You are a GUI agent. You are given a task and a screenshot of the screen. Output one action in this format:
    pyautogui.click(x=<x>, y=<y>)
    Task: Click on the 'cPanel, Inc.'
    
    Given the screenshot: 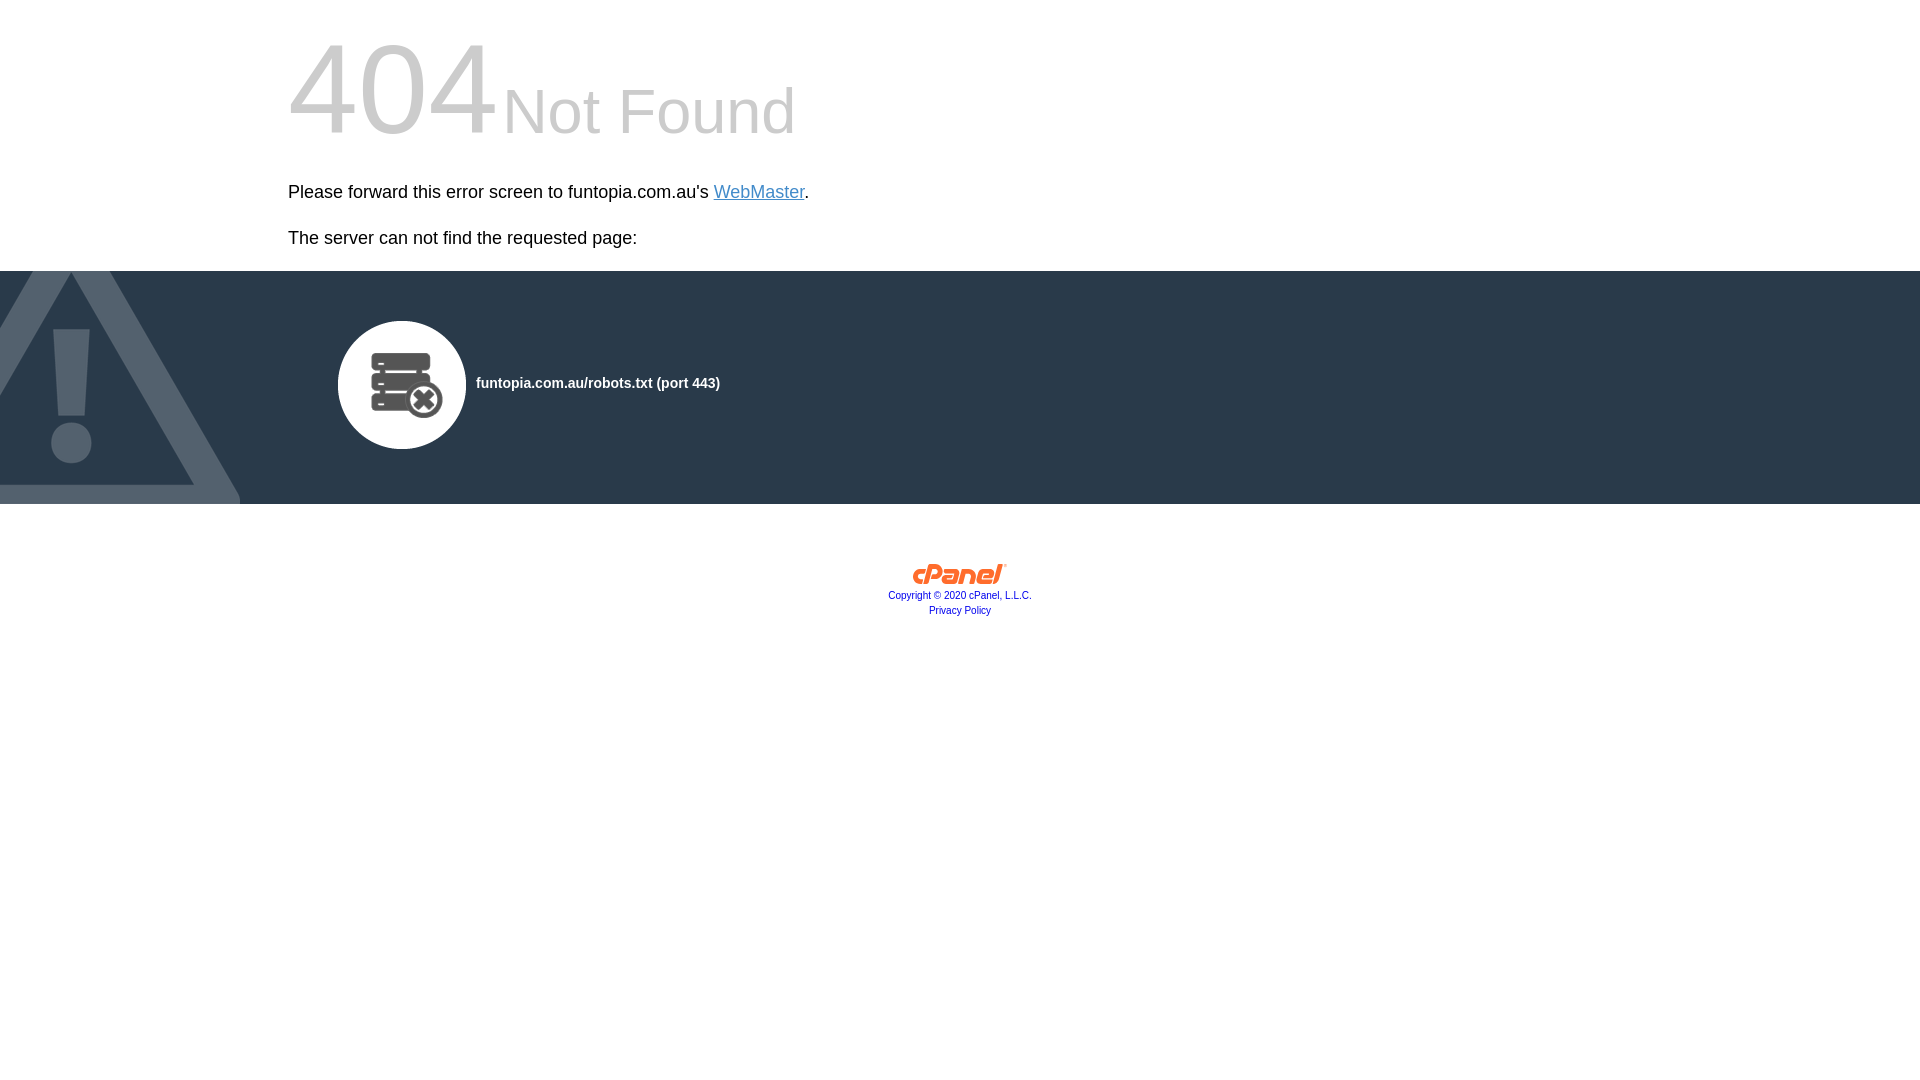 What is the action you would take?
    pyautogui.click(x=960, y=578)
    